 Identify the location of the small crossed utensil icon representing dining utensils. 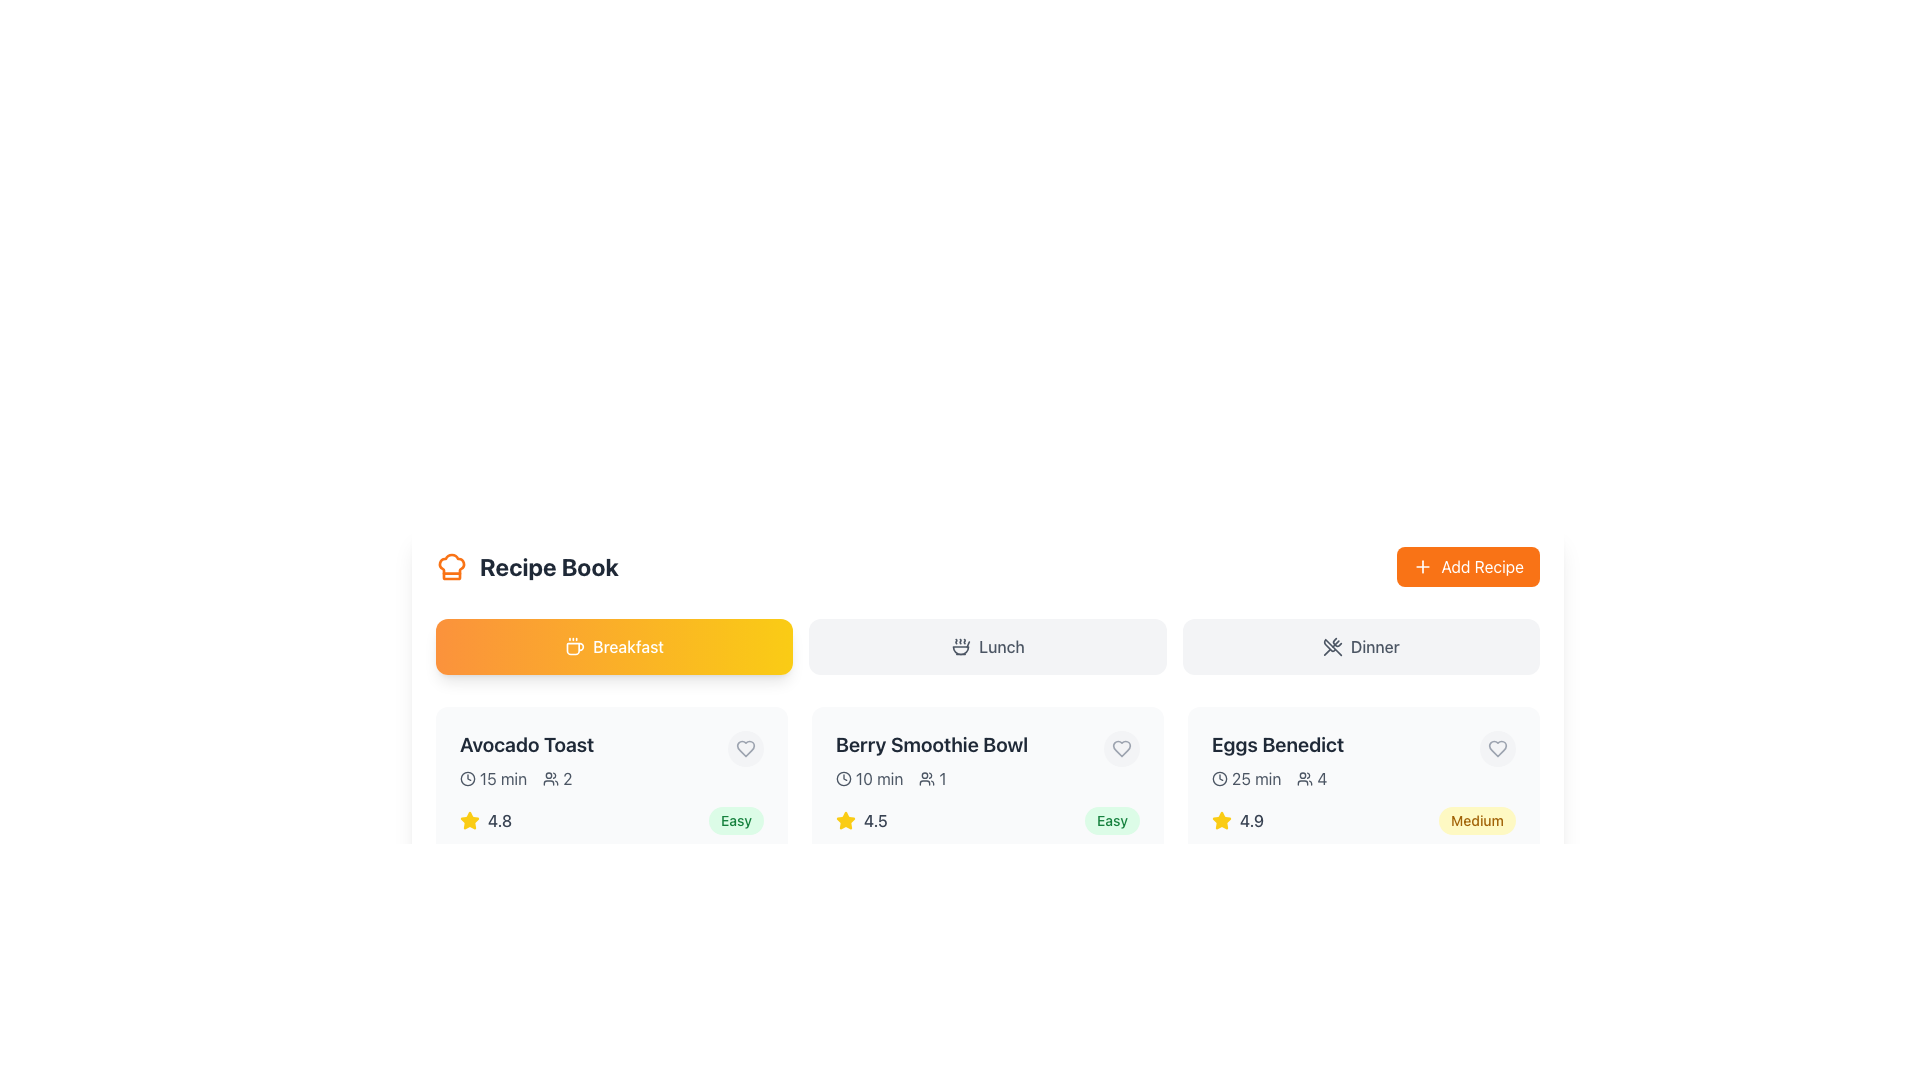
(1332, 647).